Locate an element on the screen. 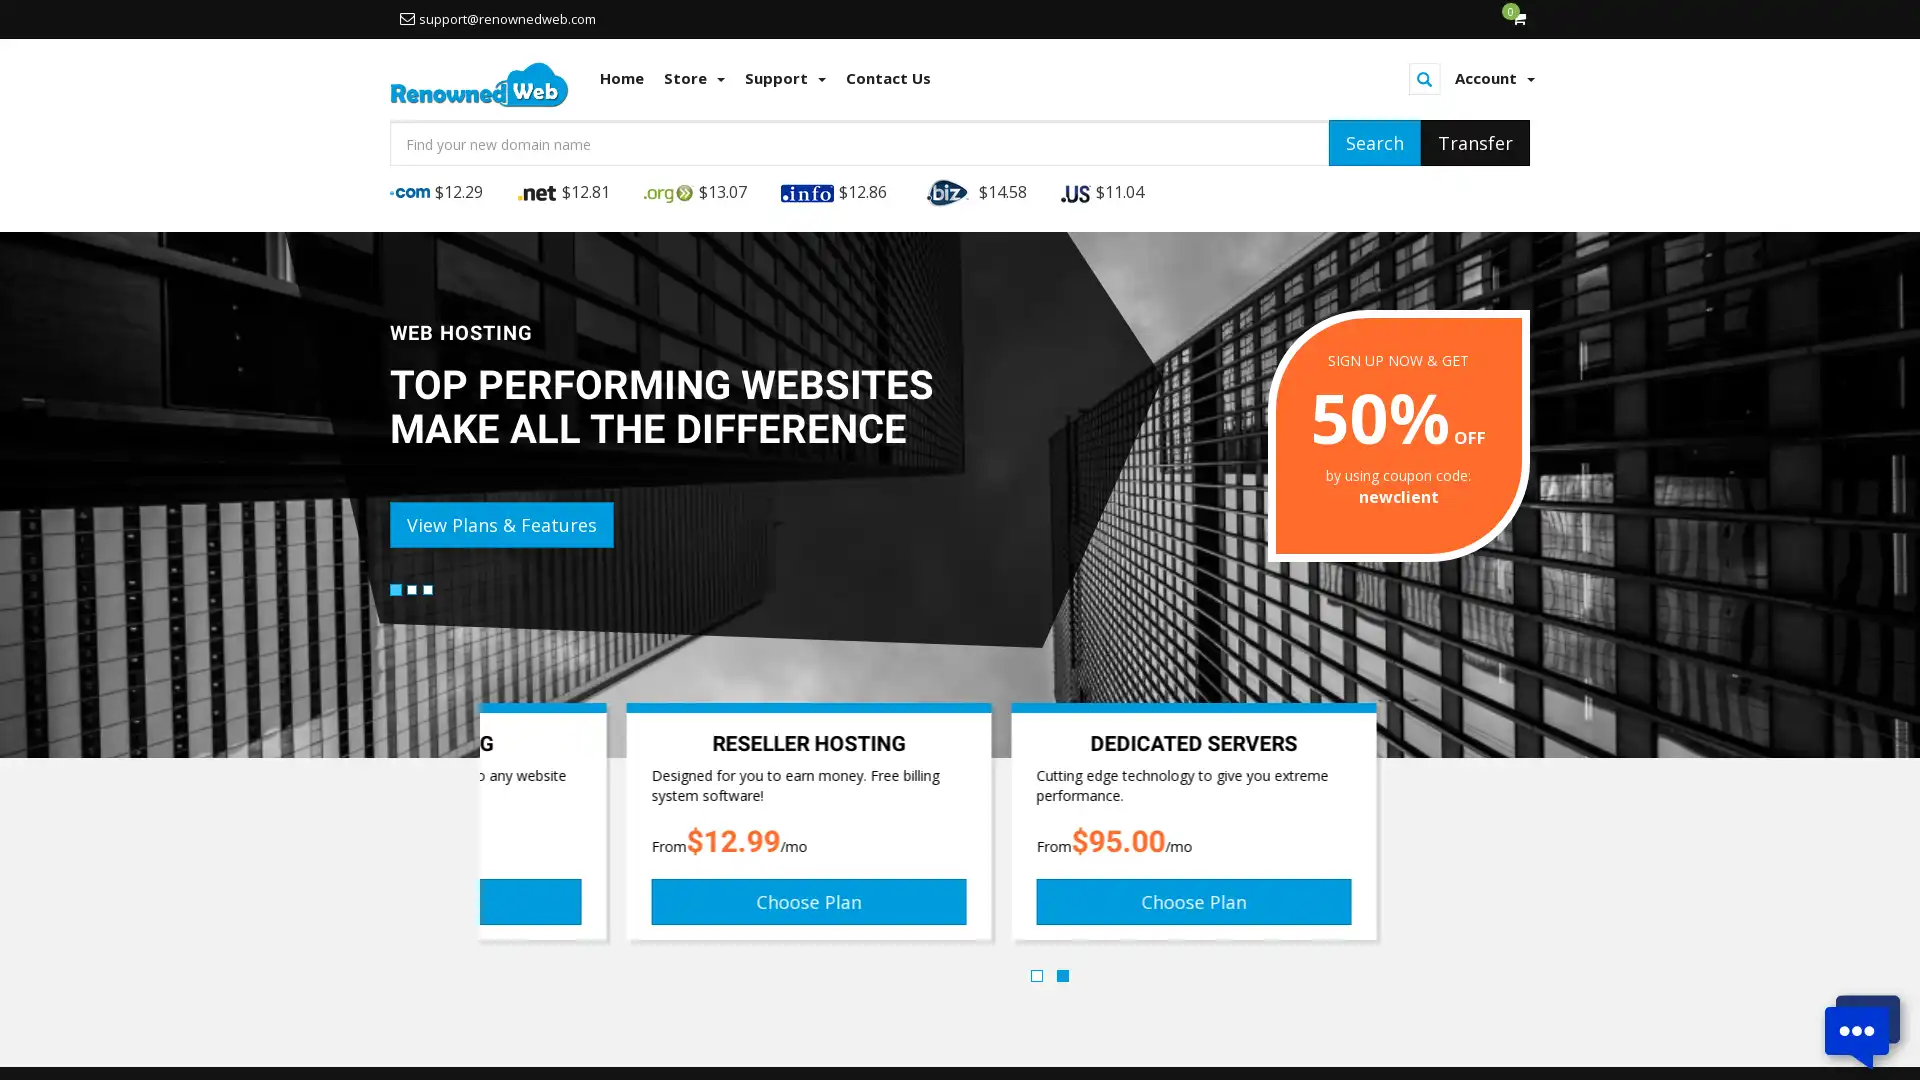 The height and width of the screenshot is (1080, 1920). Search is located at coordinates (1373, 141).